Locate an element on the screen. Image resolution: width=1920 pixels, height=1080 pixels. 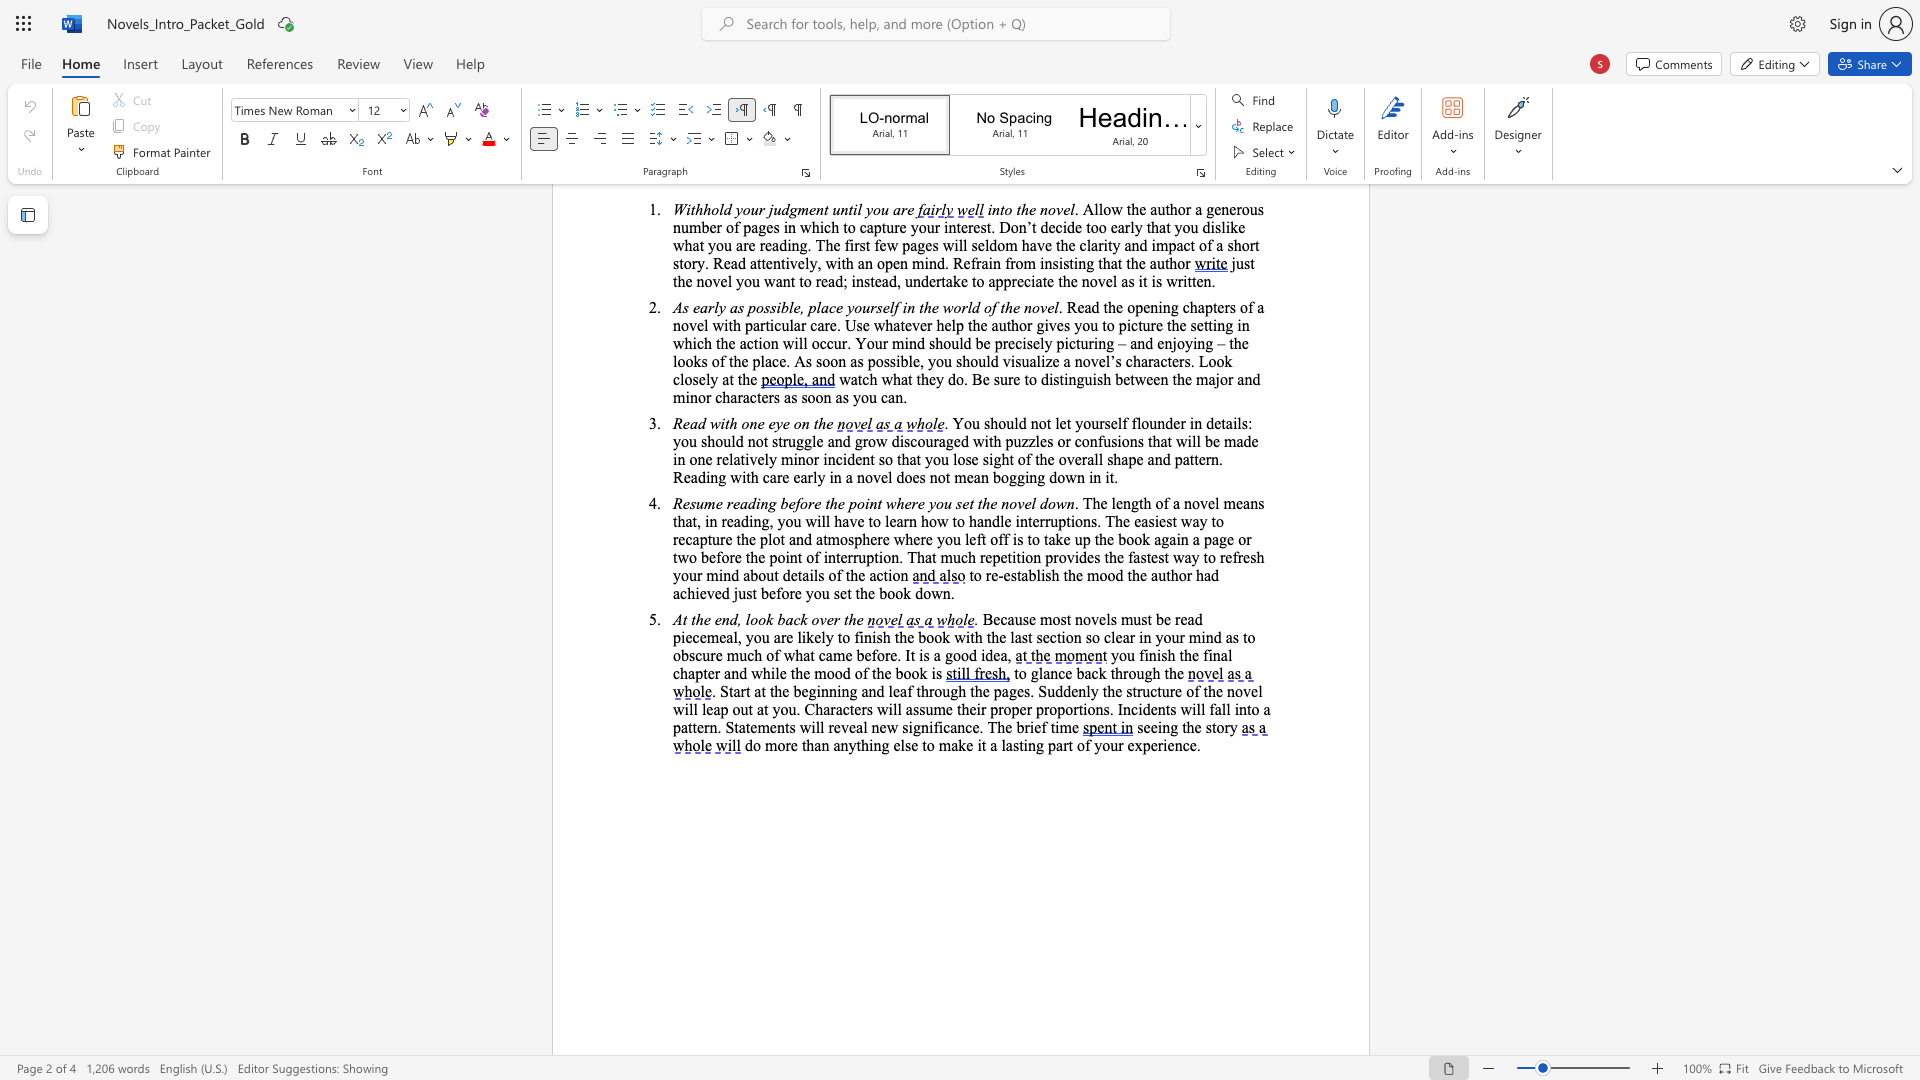
the subset text "ood of the book" within the text "and while the mood of the book is" is located at coordinates (826, 673).